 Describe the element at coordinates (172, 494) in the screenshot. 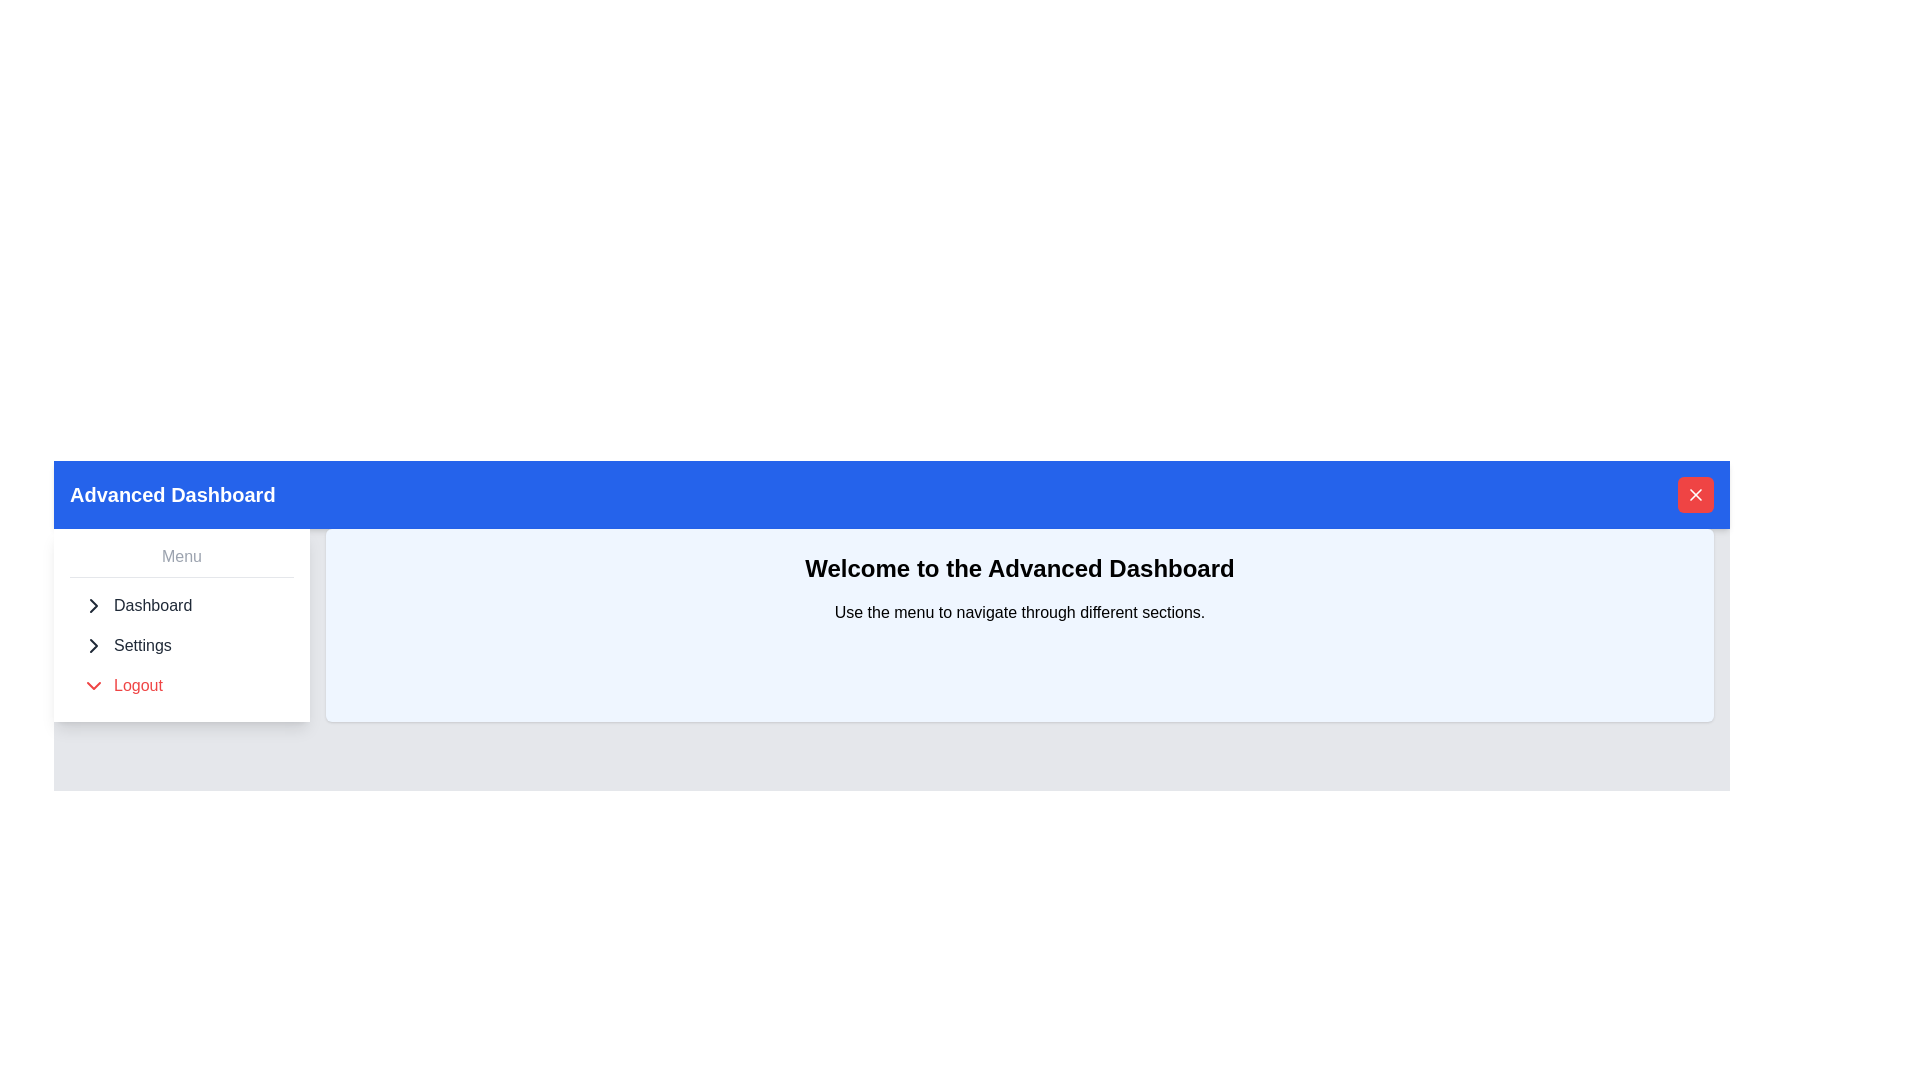

I see `the 'Advanced Dashboard' static text label, which is prominently displayed in bold, extra-large font on the left side of the top navigation bar` at that location.